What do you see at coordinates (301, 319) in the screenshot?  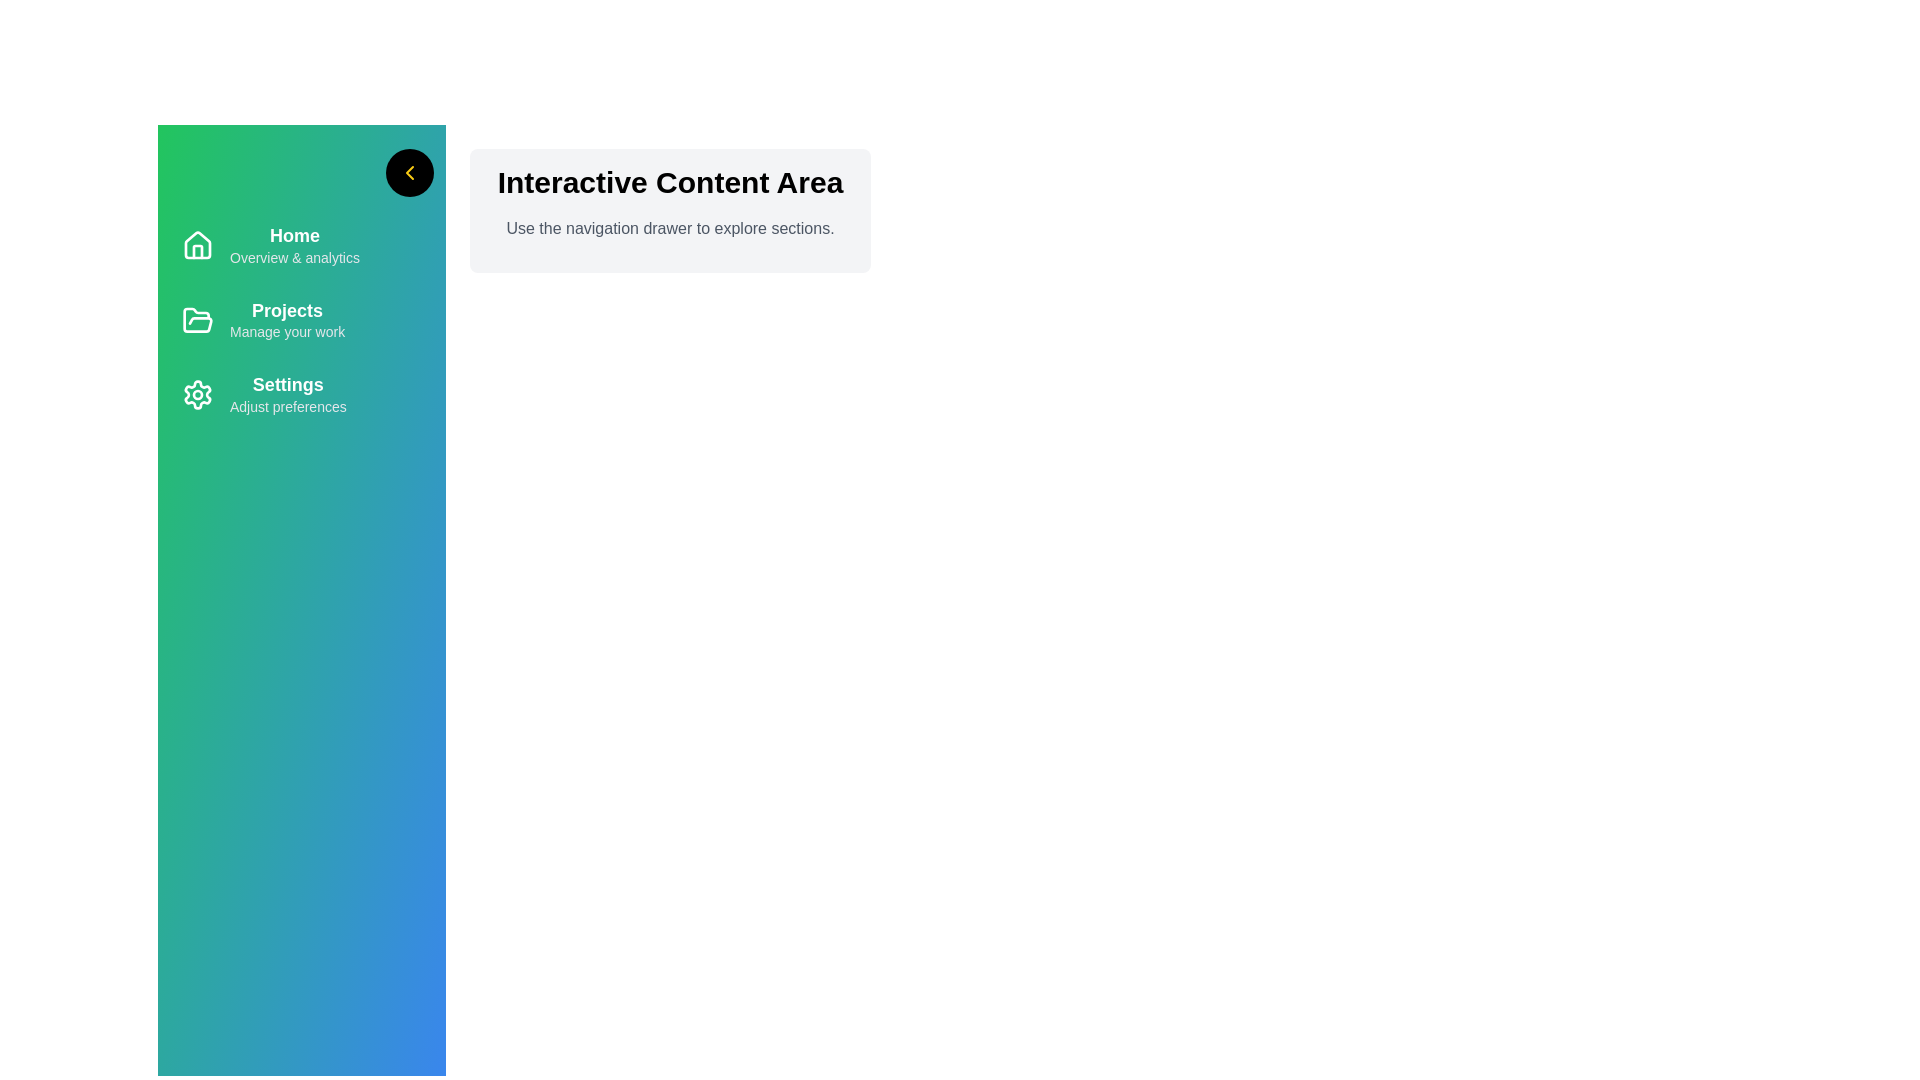 I see `the menu item Projects to highlight it` at bounding box center [301, 319].